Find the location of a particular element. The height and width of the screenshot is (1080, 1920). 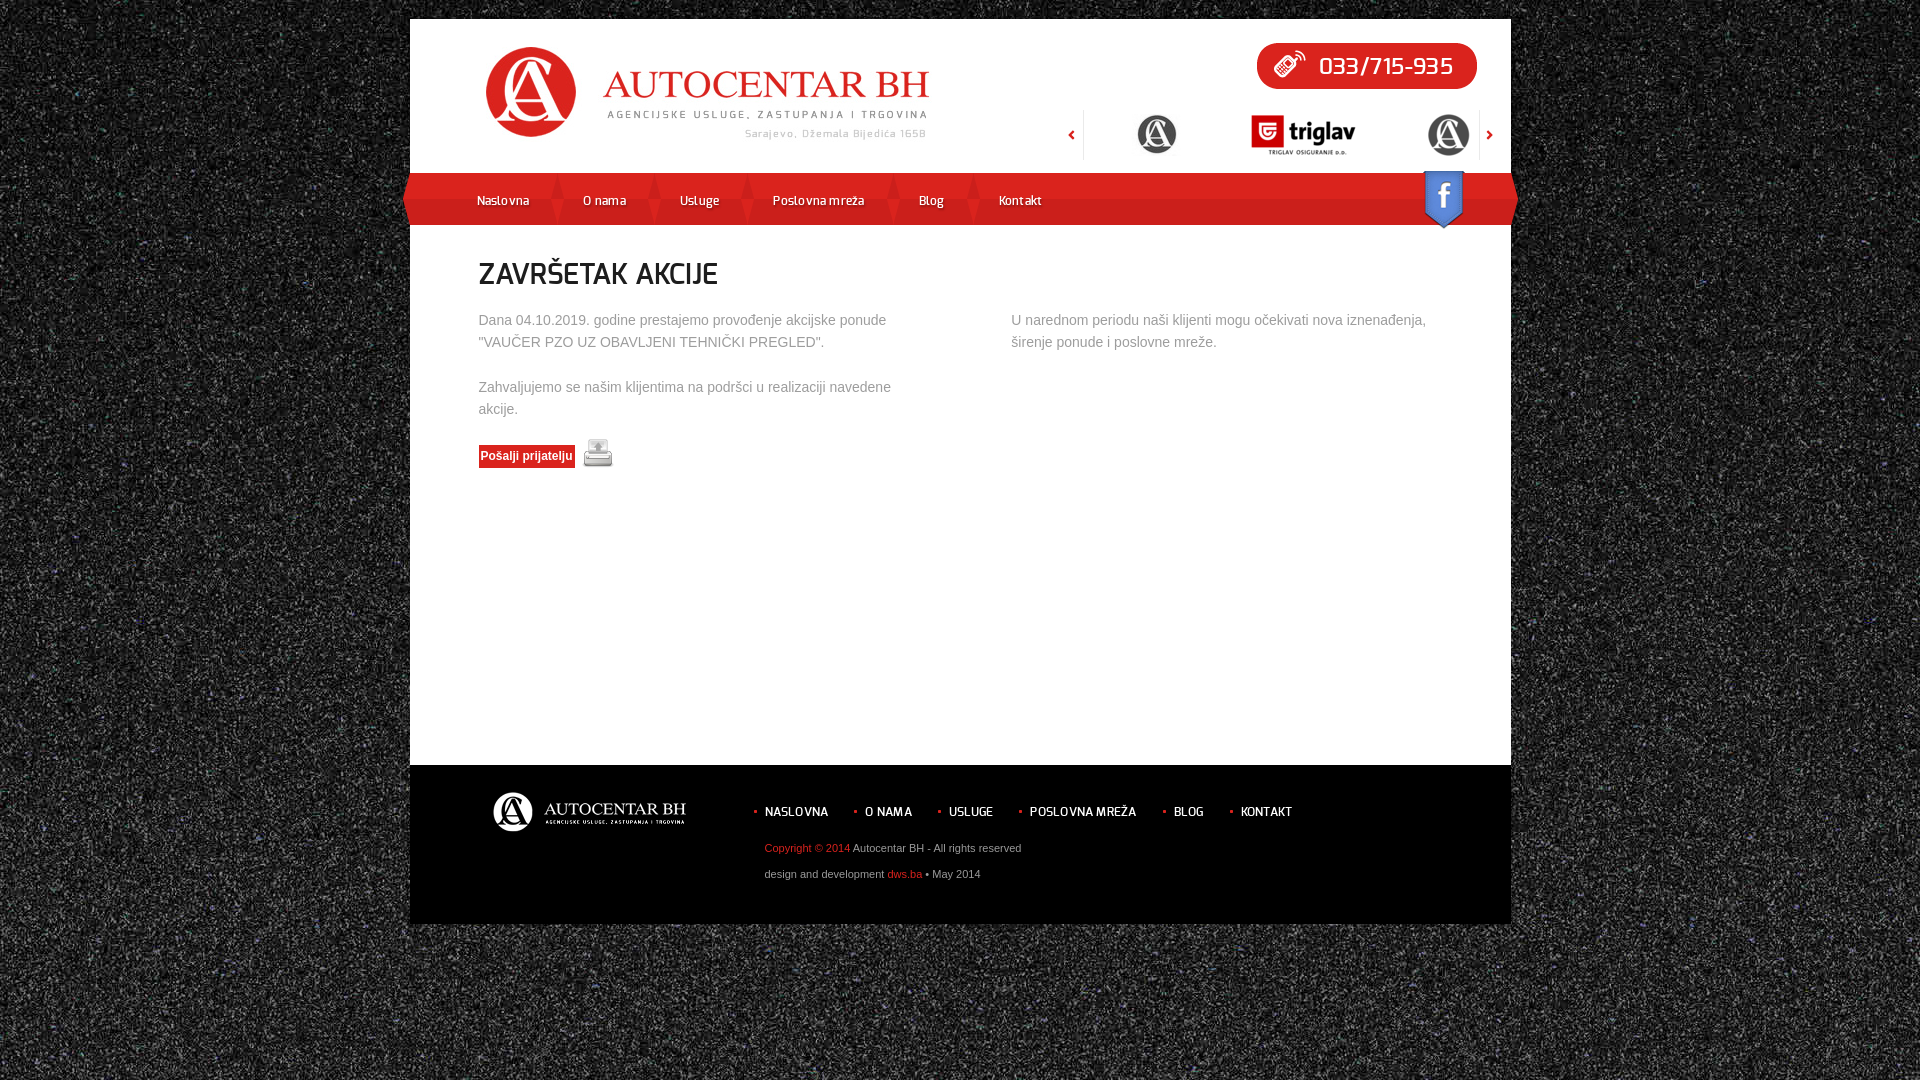

'BLOG' is located at coordinates (1189, 811).